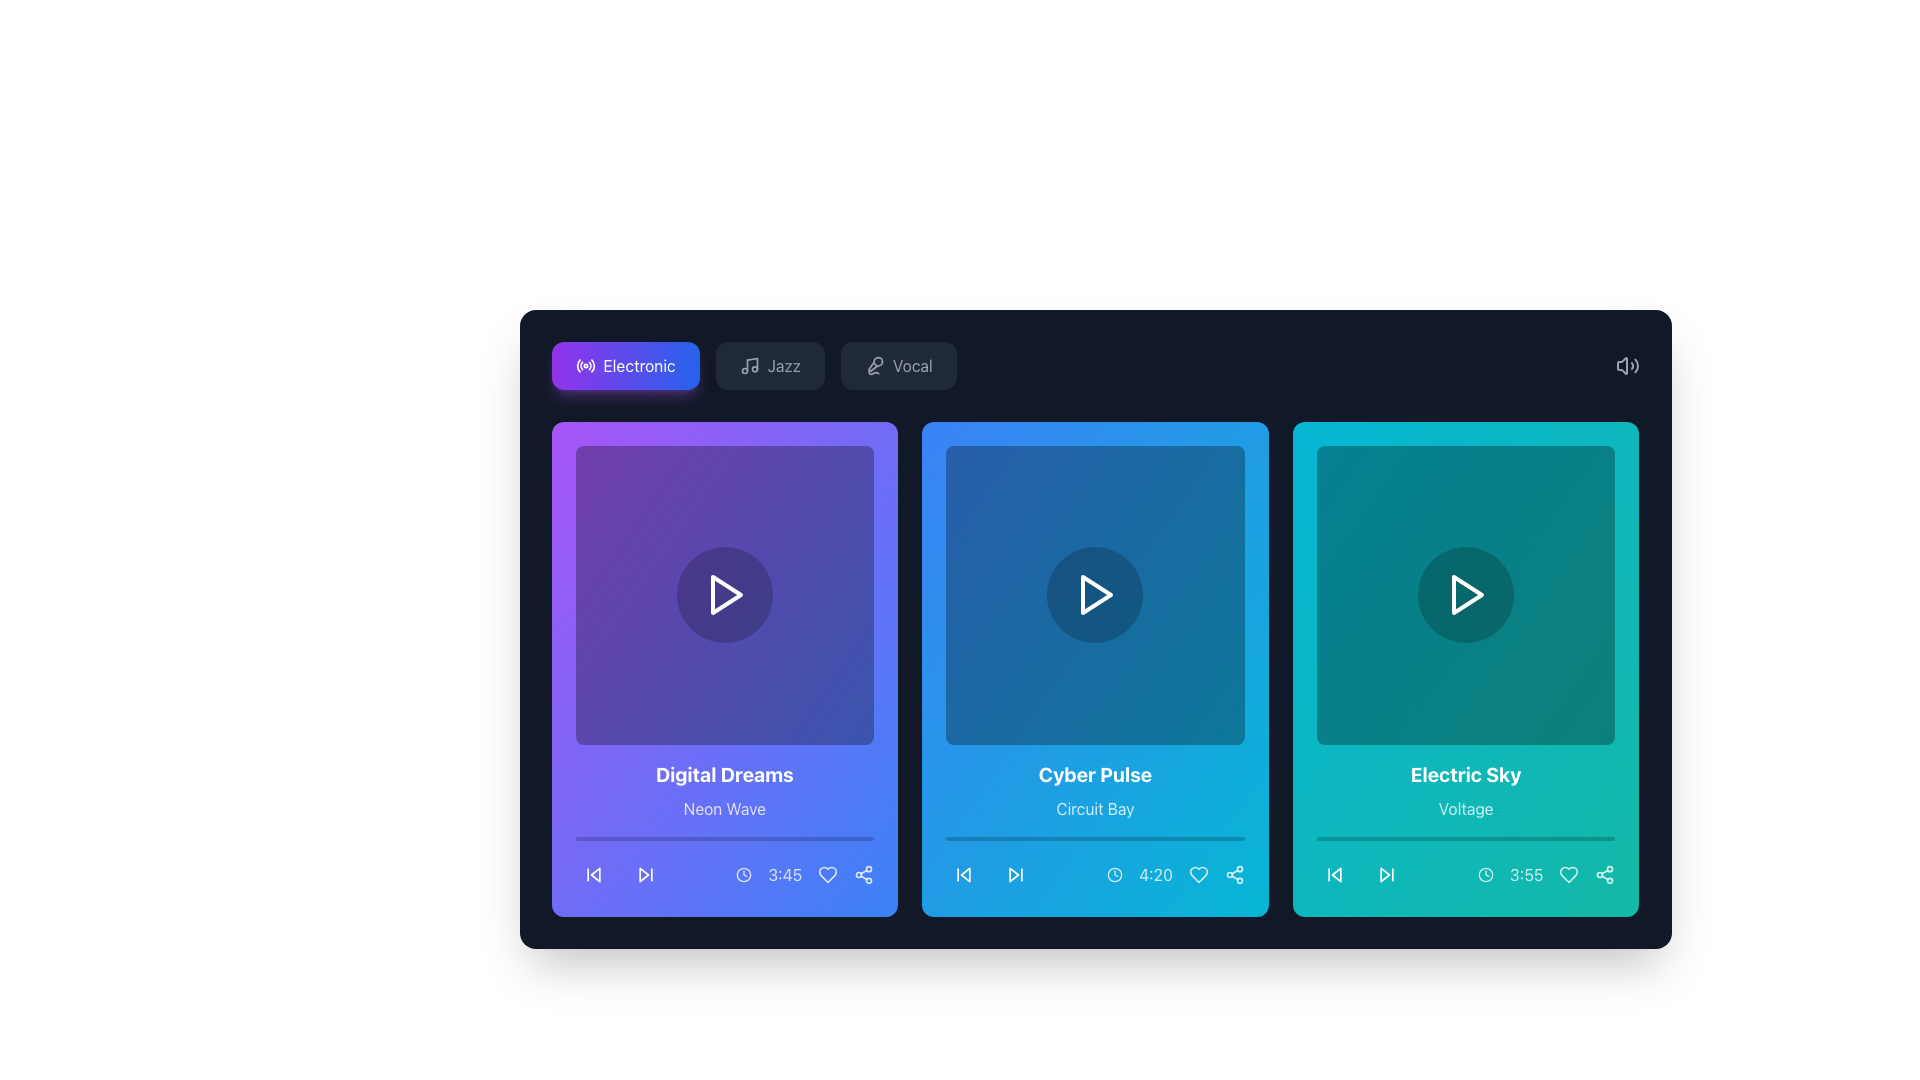 The width and height of the screenshot is (1920, 1080). What do you see at coordinates (723, 669) in the screenshot?
I see `the music item card that represents a track with a play button, located as the first card in a horizontal grid, to trigger a visual effect` at bounding box center [723, 669].